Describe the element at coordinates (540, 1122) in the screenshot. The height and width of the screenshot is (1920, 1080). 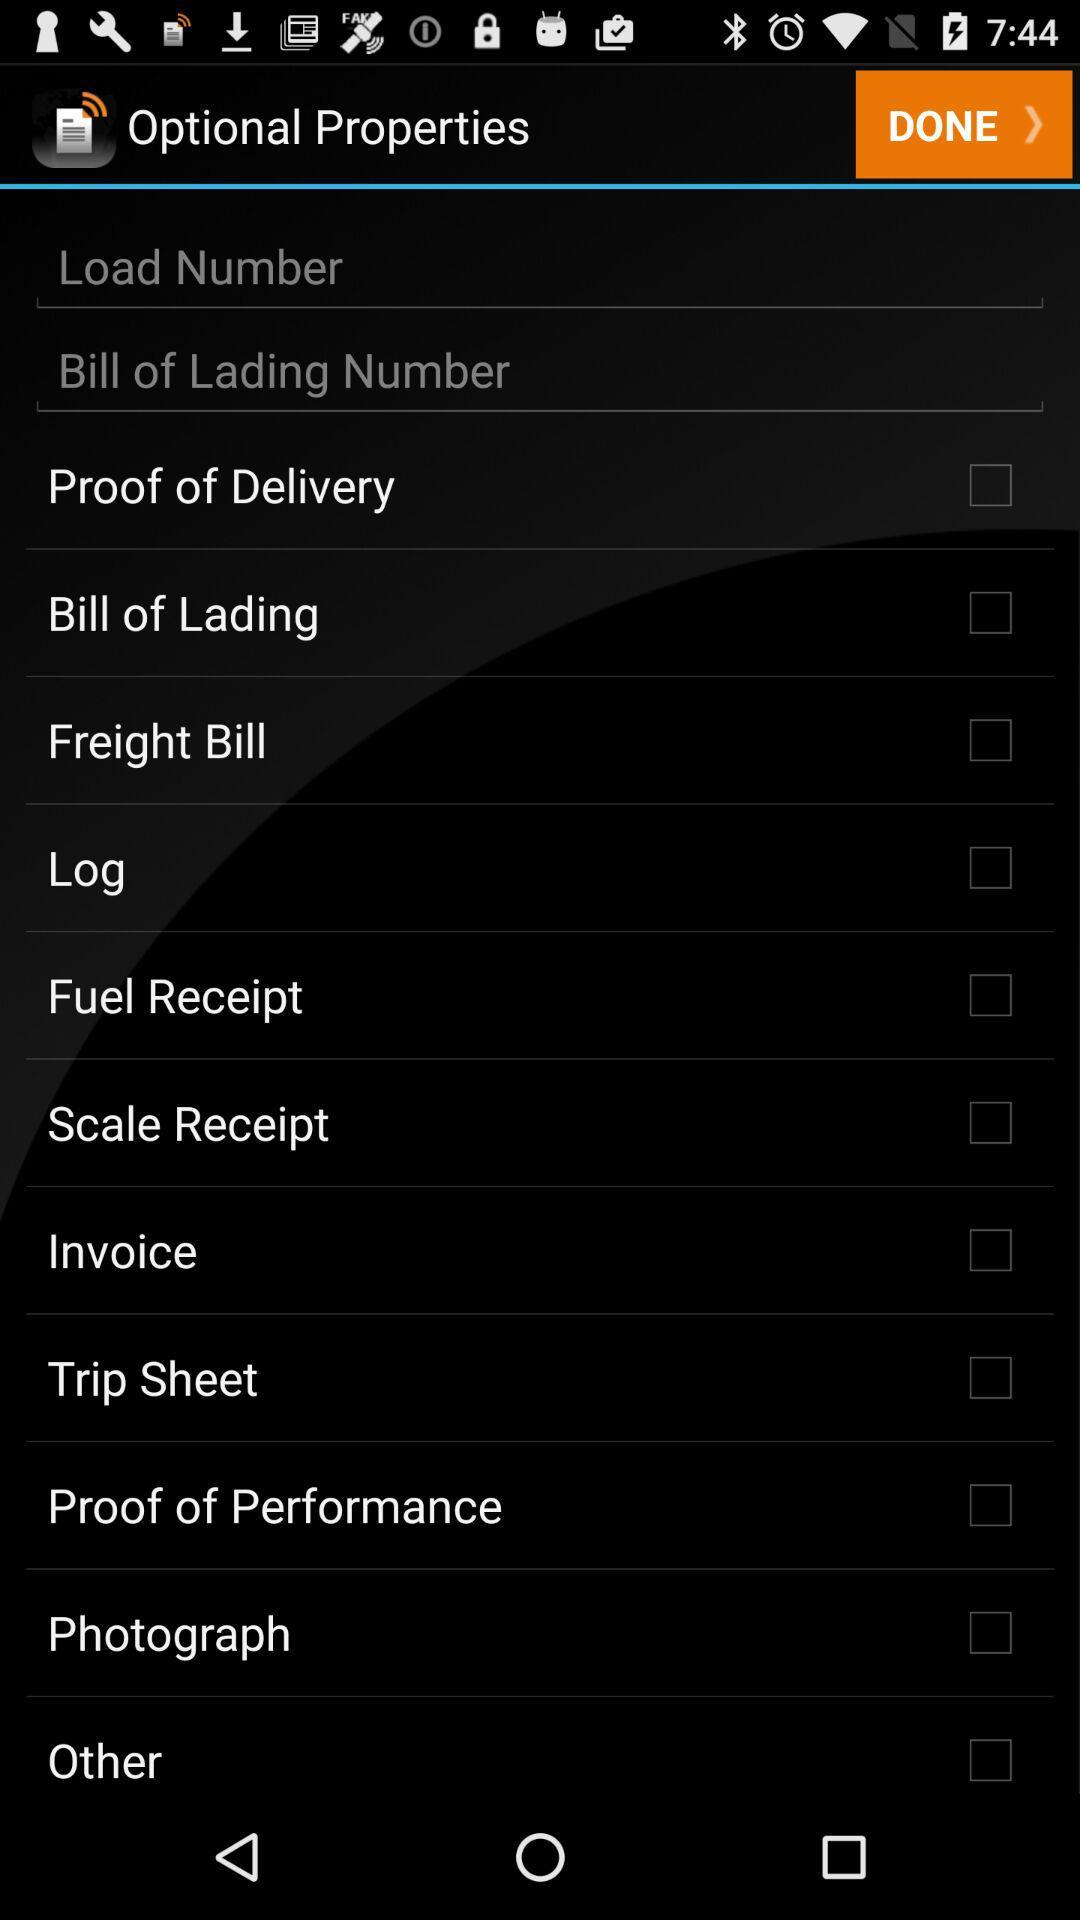
I see `icon below fuel receipt item` at that location.